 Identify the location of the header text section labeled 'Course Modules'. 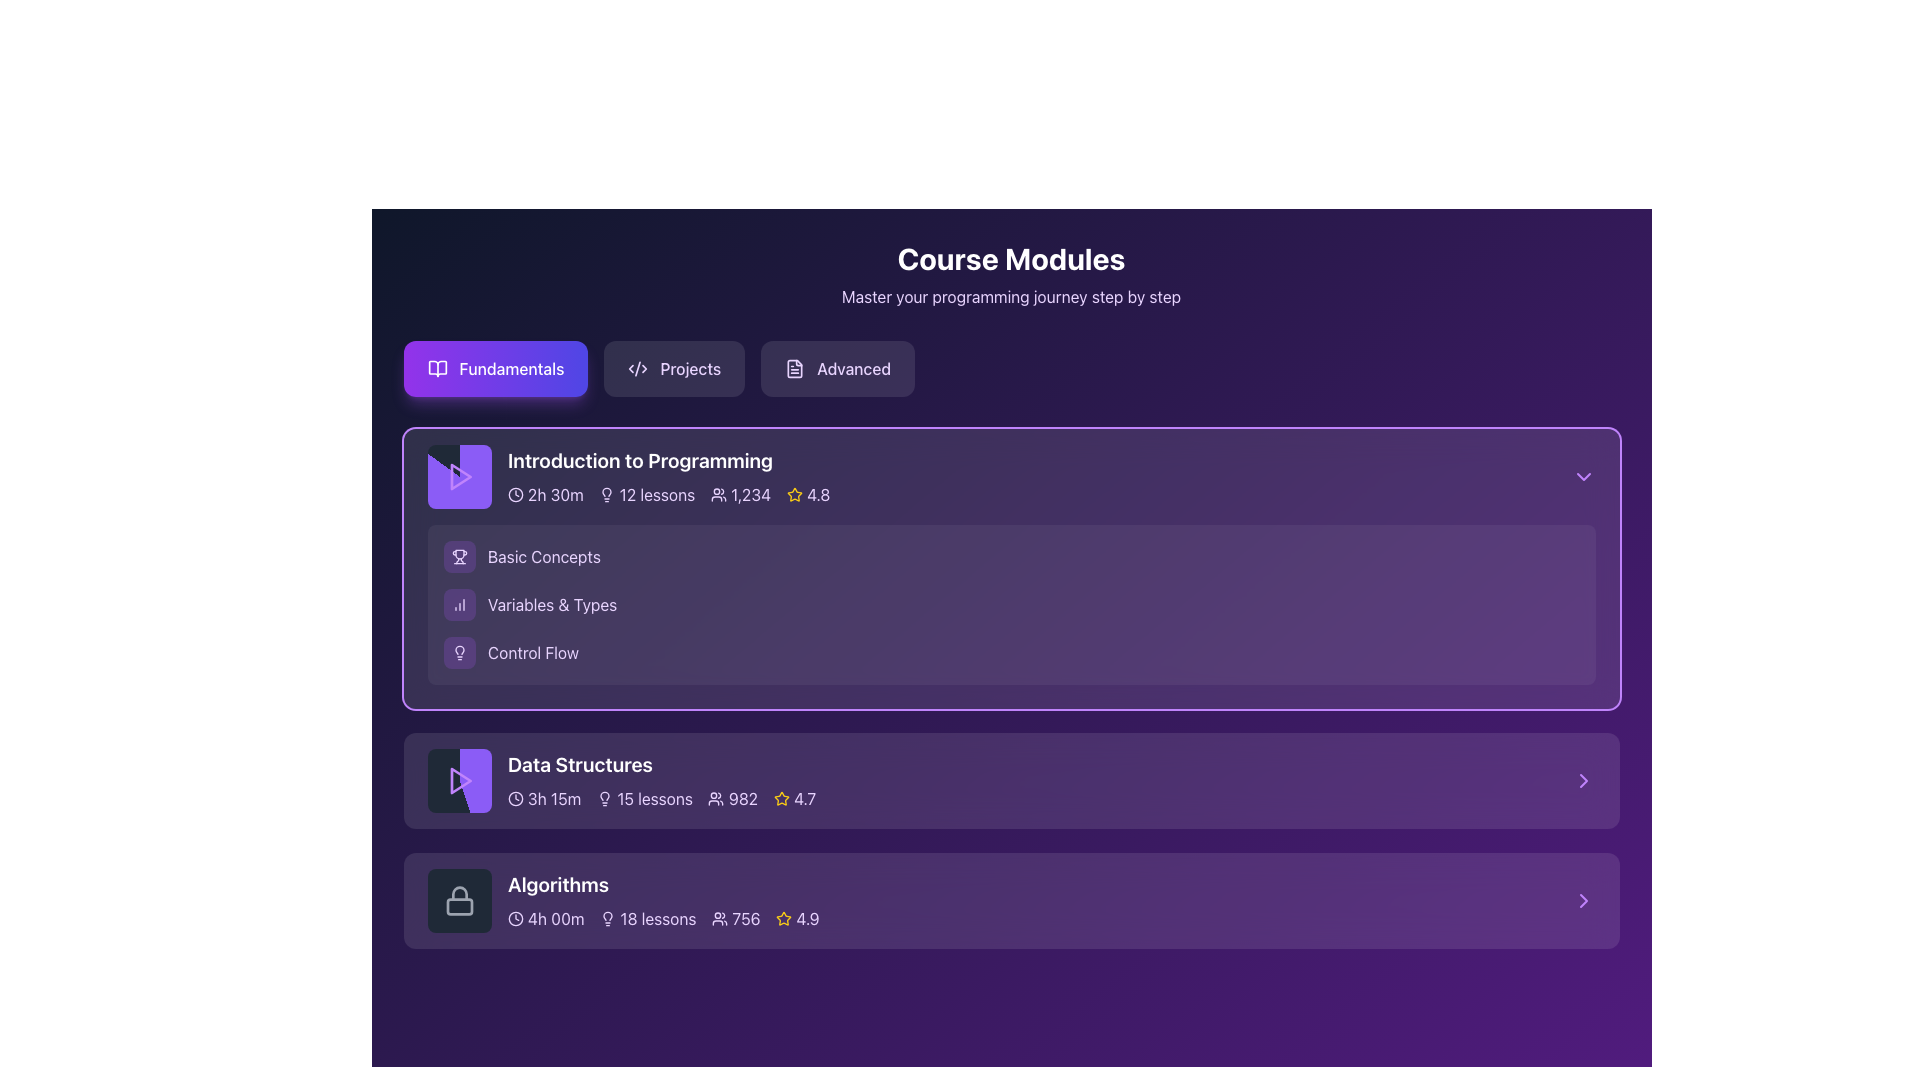
(1011, 274).